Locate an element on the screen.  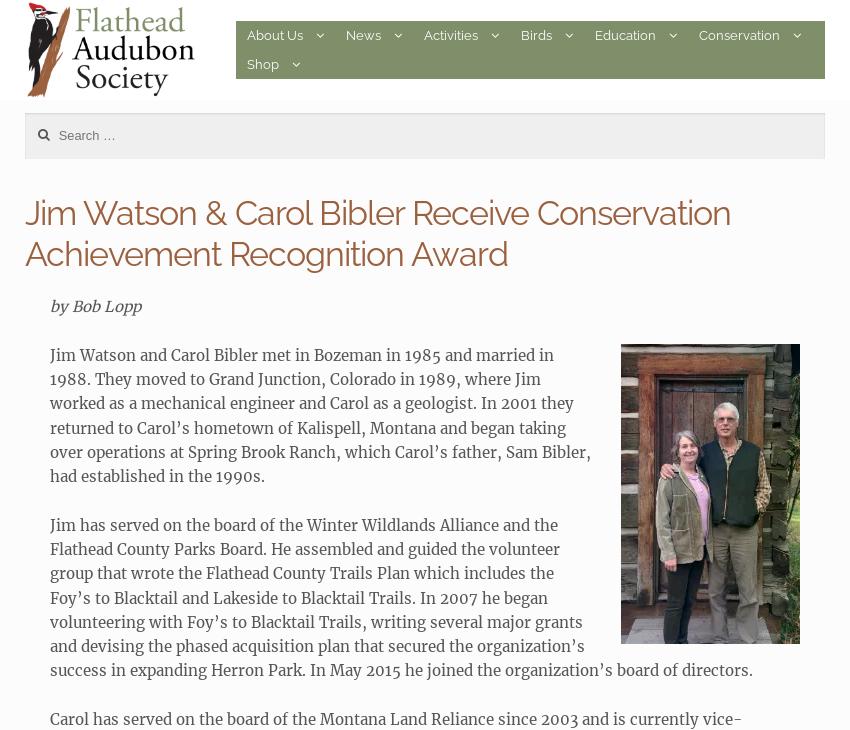
'Birds' is located at coordinates (535, 34).